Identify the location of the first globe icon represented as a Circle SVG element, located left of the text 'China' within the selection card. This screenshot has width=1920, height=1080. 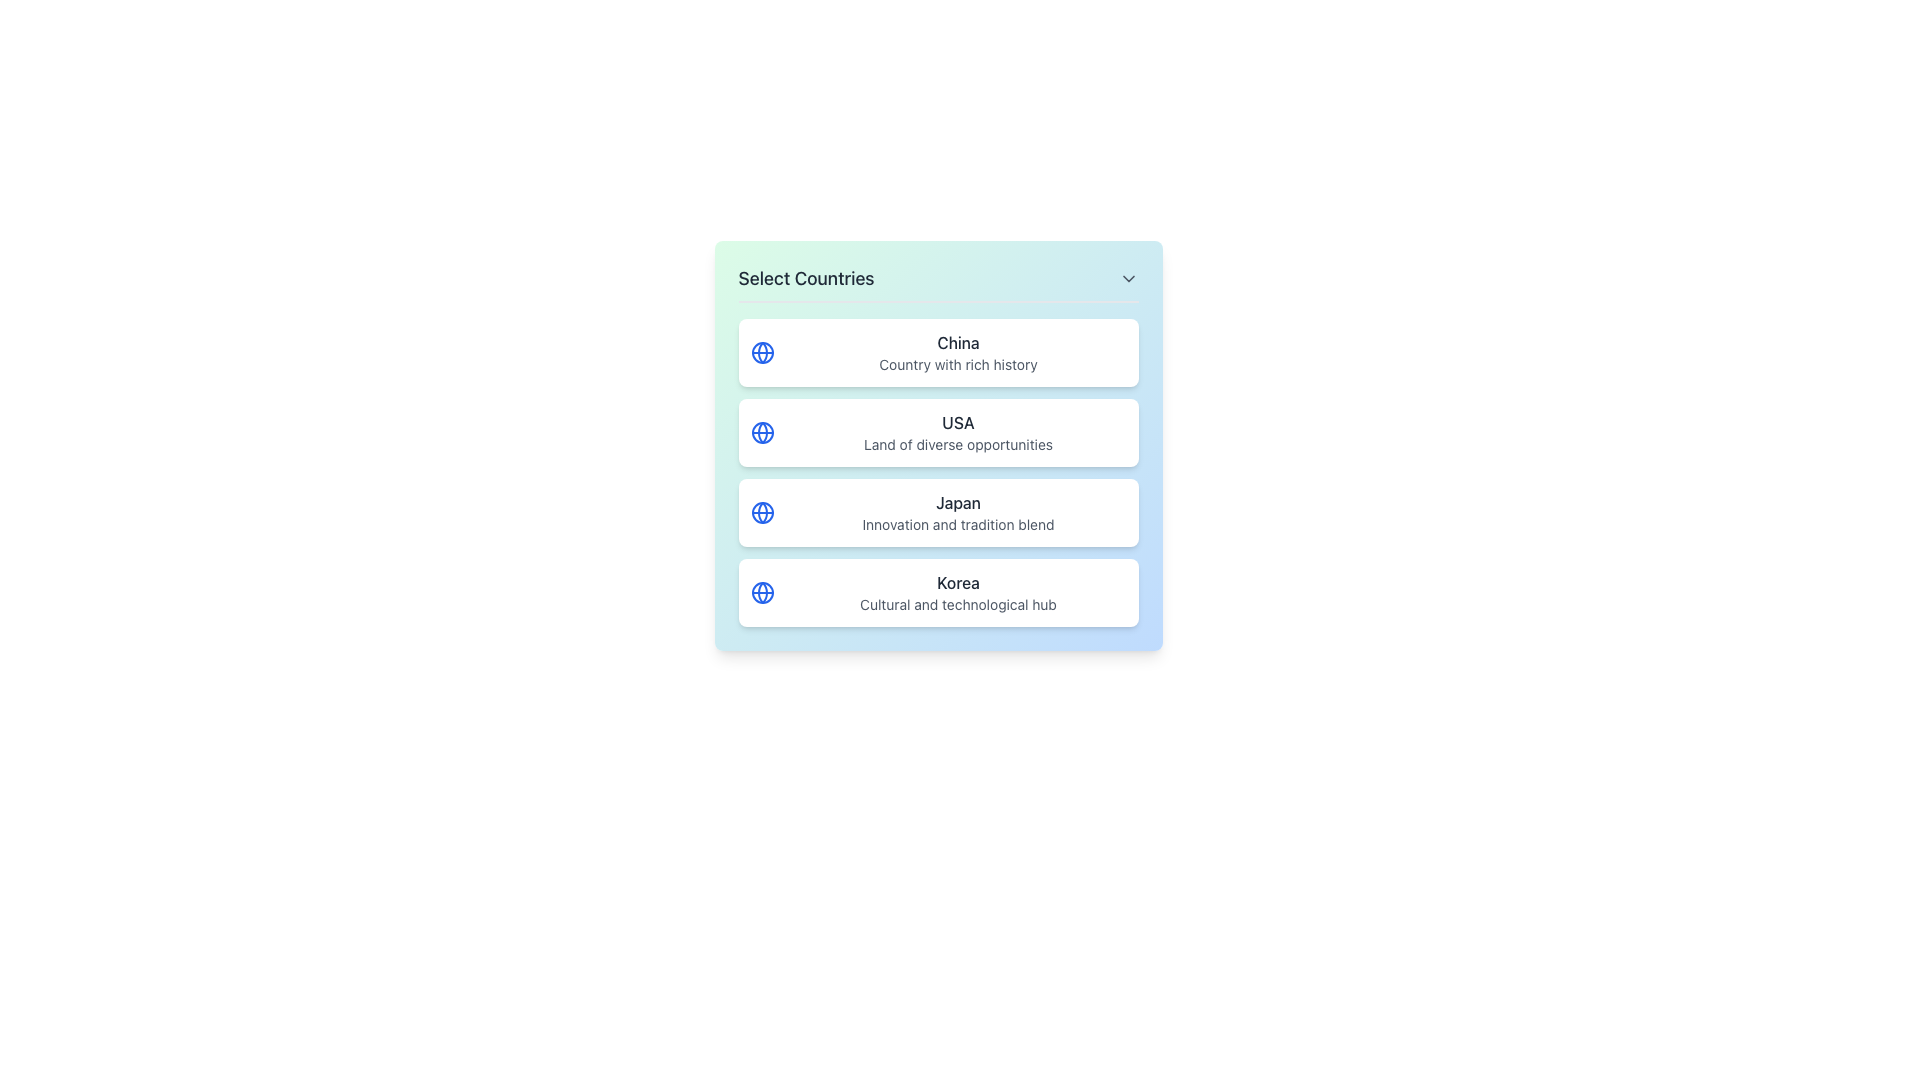
(761, 352).